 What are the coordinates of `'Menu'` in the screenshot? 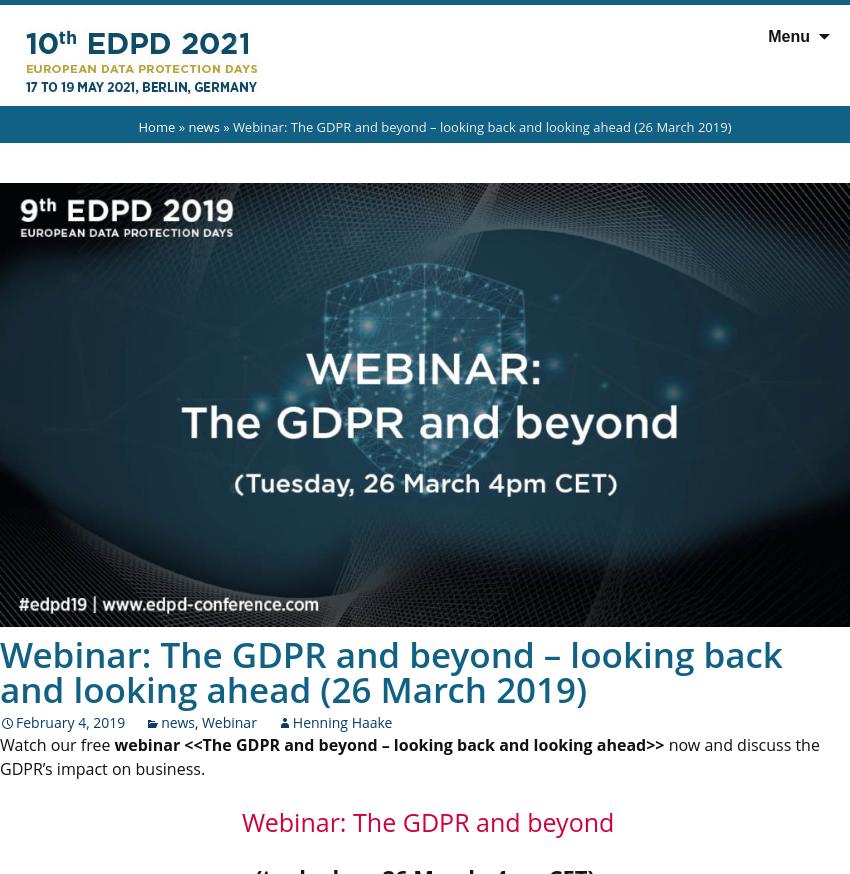 It's located at (766, 35).